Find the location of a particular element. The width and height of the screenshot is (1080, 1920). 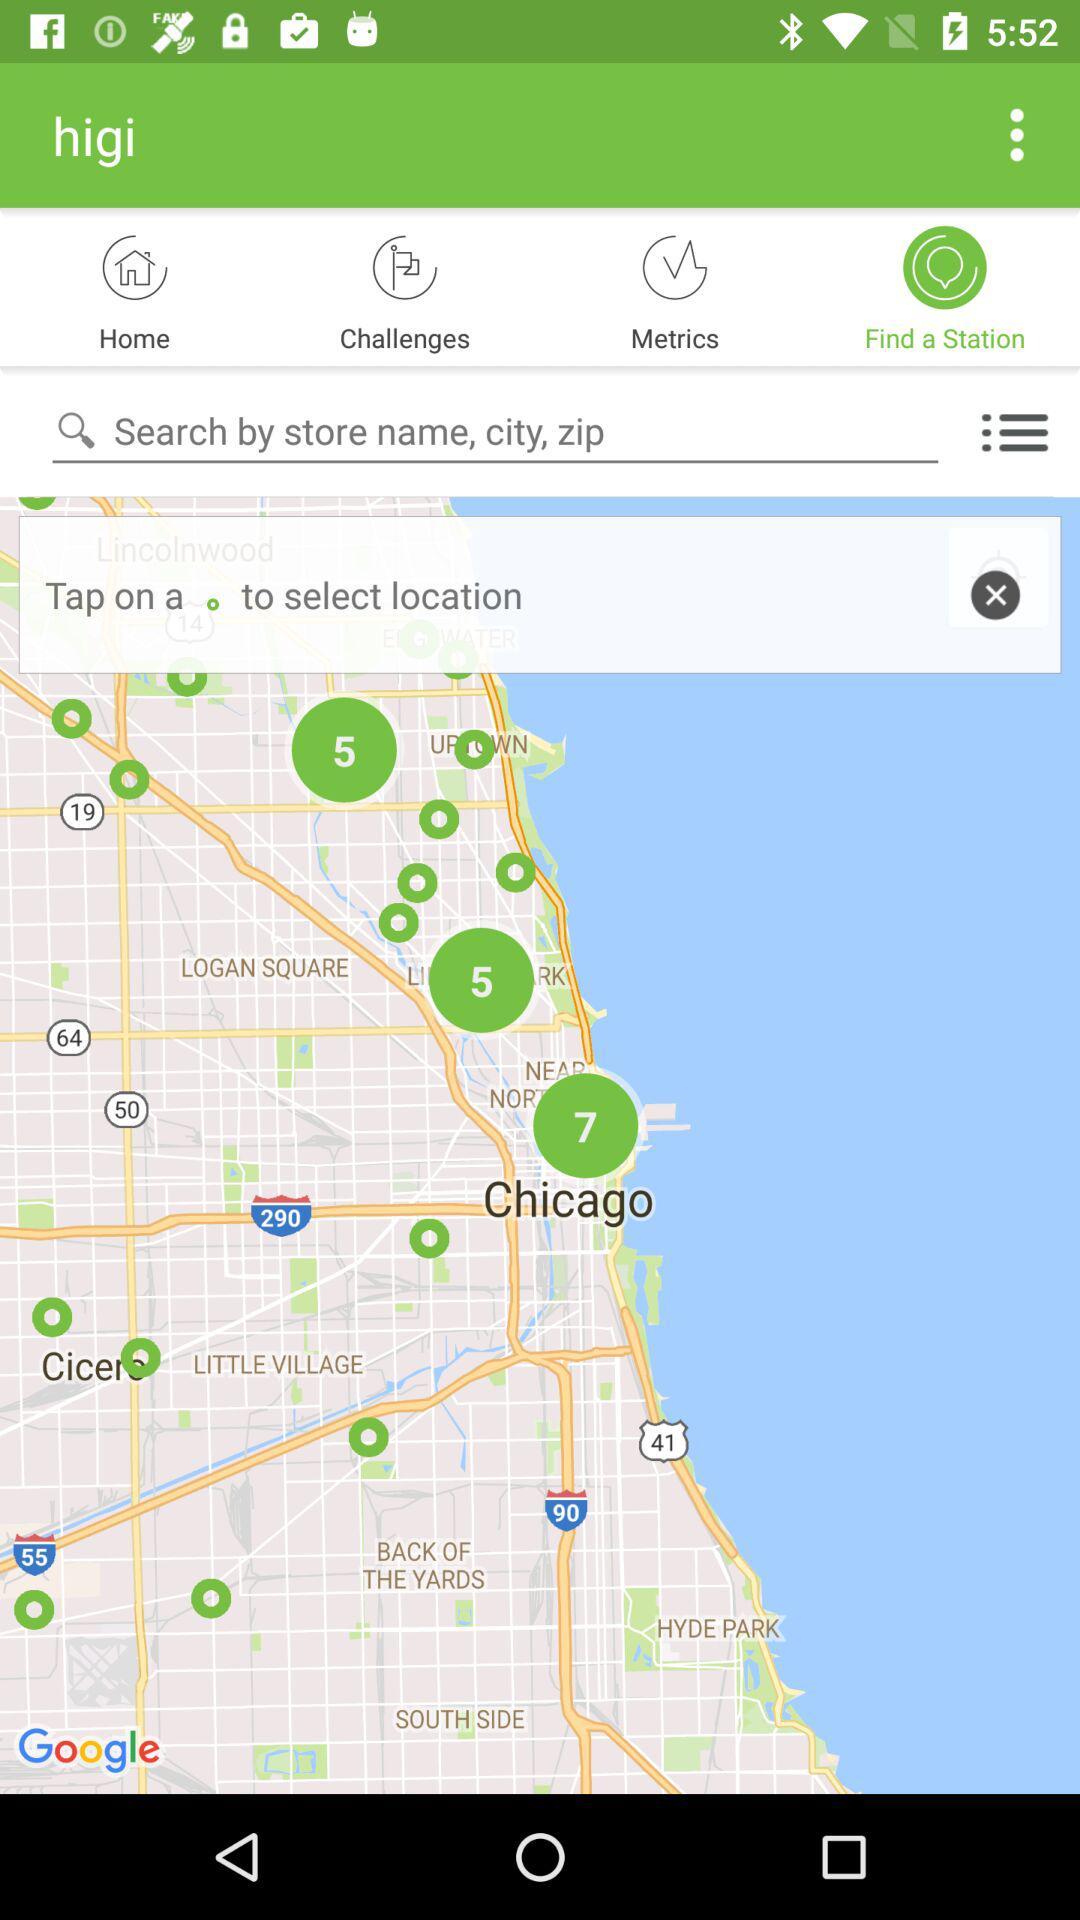

the close icon is located at coordinates (995, 593).